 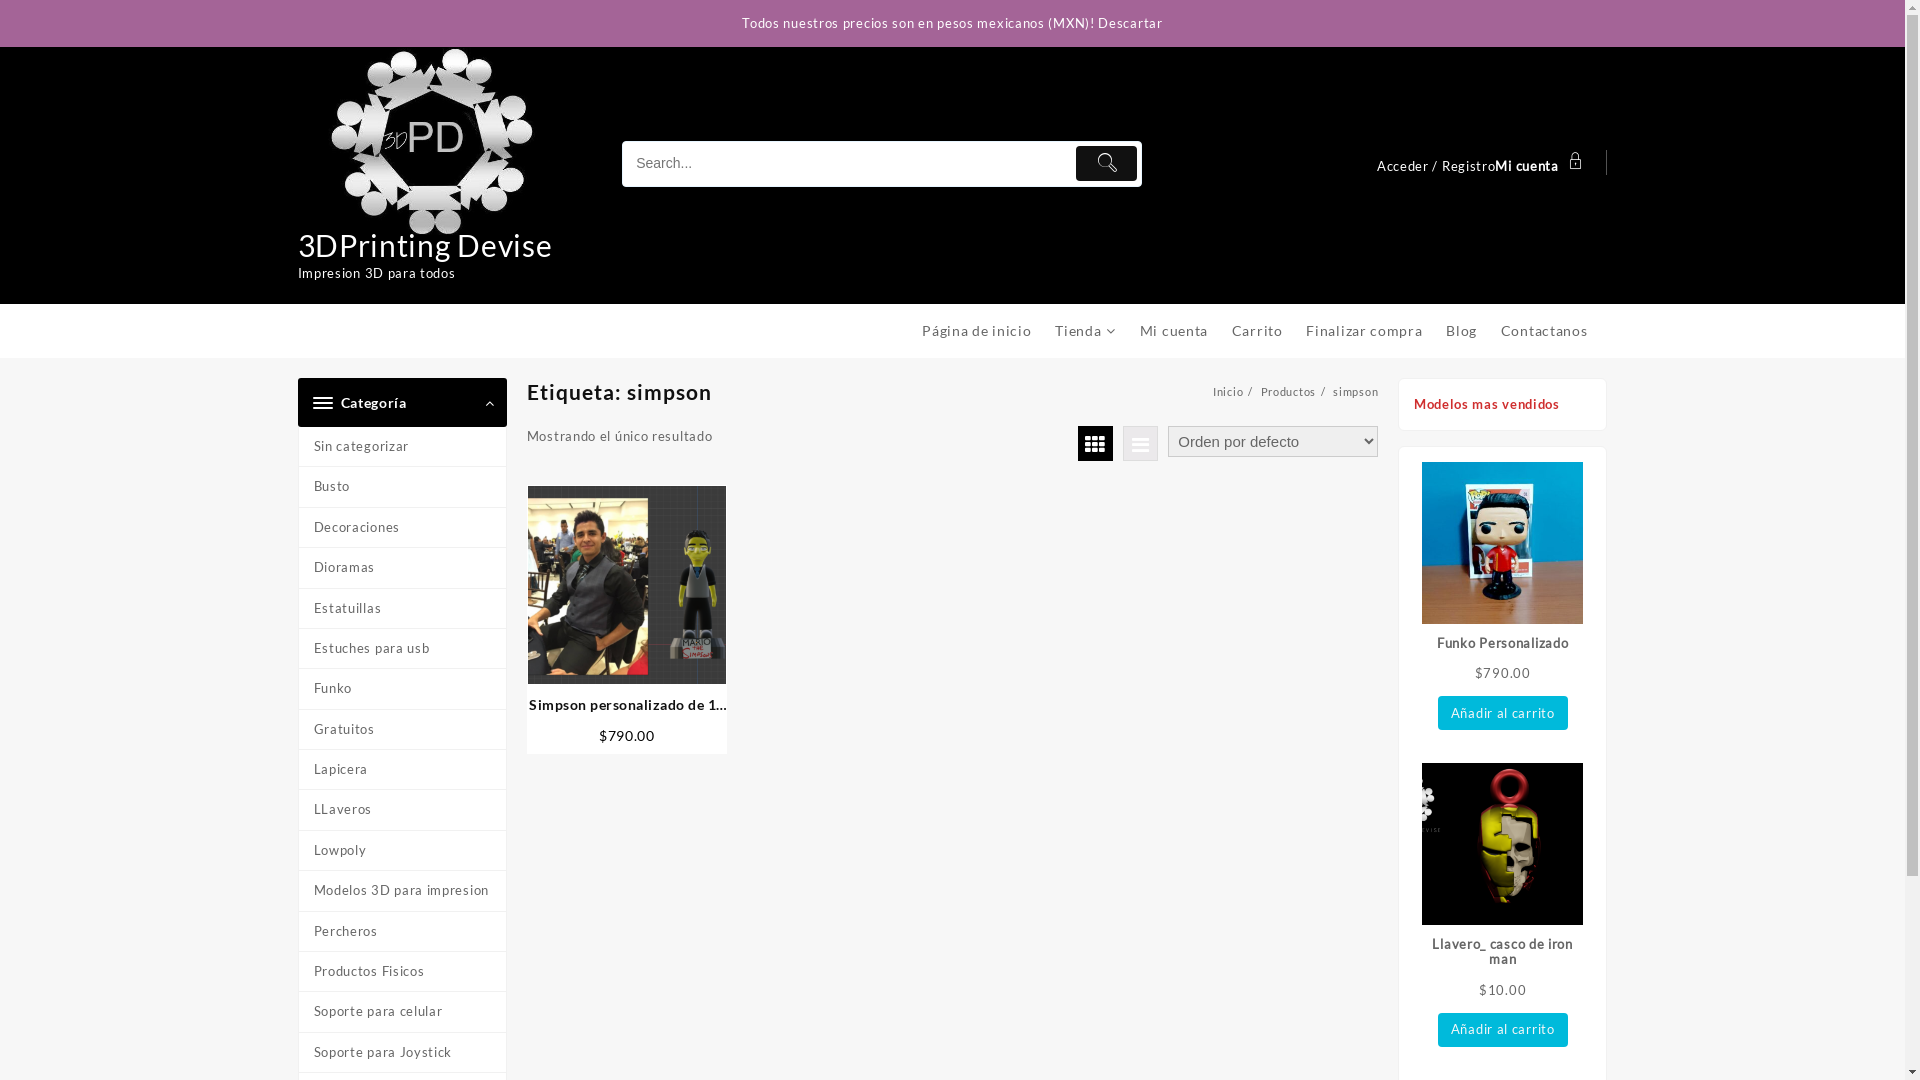 I want to click on 'Estatuillas', so click(x=401, y=608).